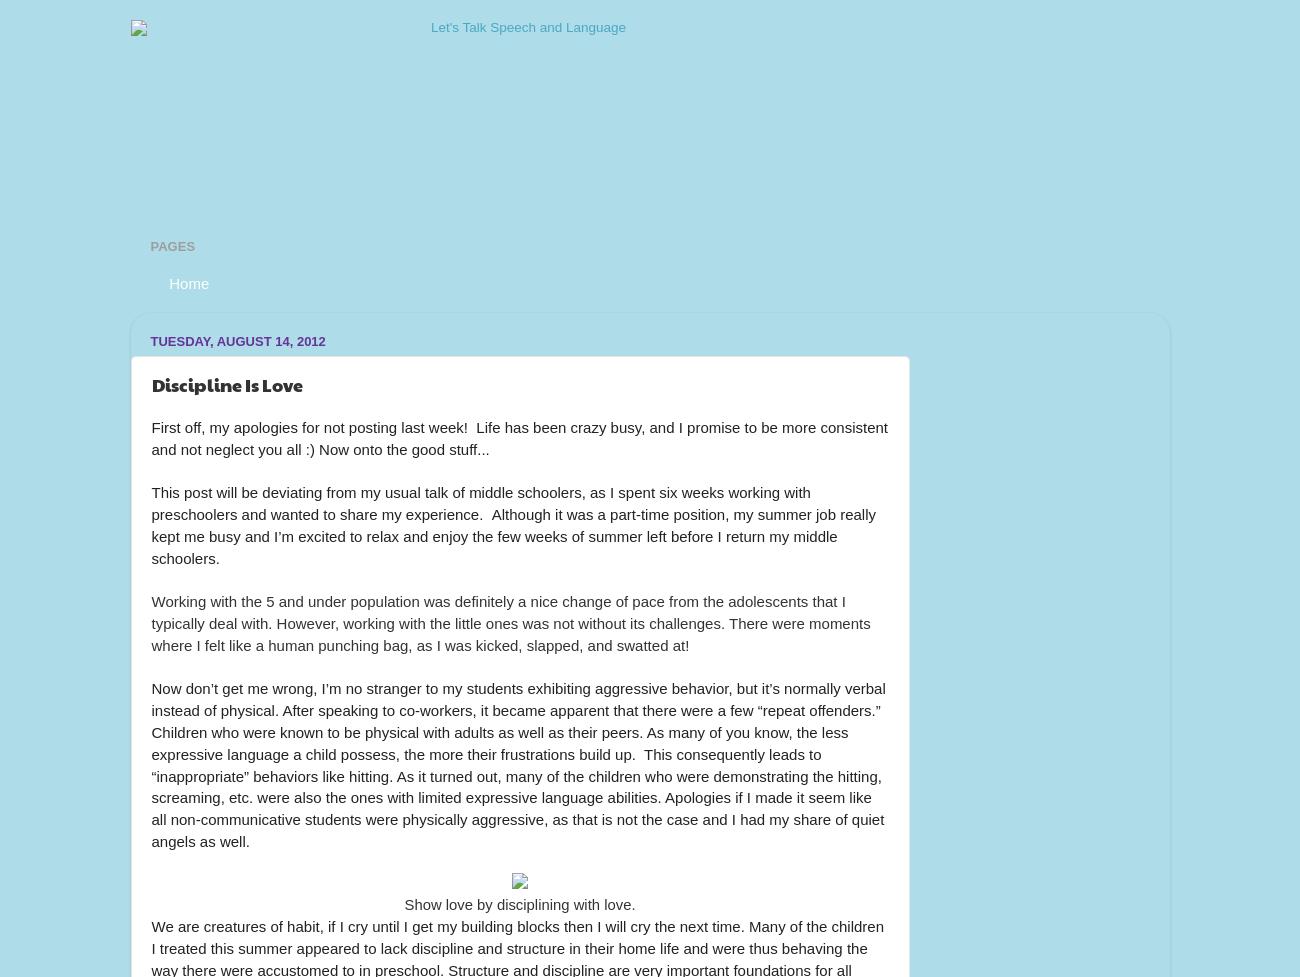 The width and height of the screenshot is (1300, 977). Describe the element at coordinates (515, 534) in the screenshot. I see `'Although it was a part-time position, my summer job really kept me busy and I’m excited to relax and enjoy the few weeks of summer left before I return my middle schoolers.'` at that location.